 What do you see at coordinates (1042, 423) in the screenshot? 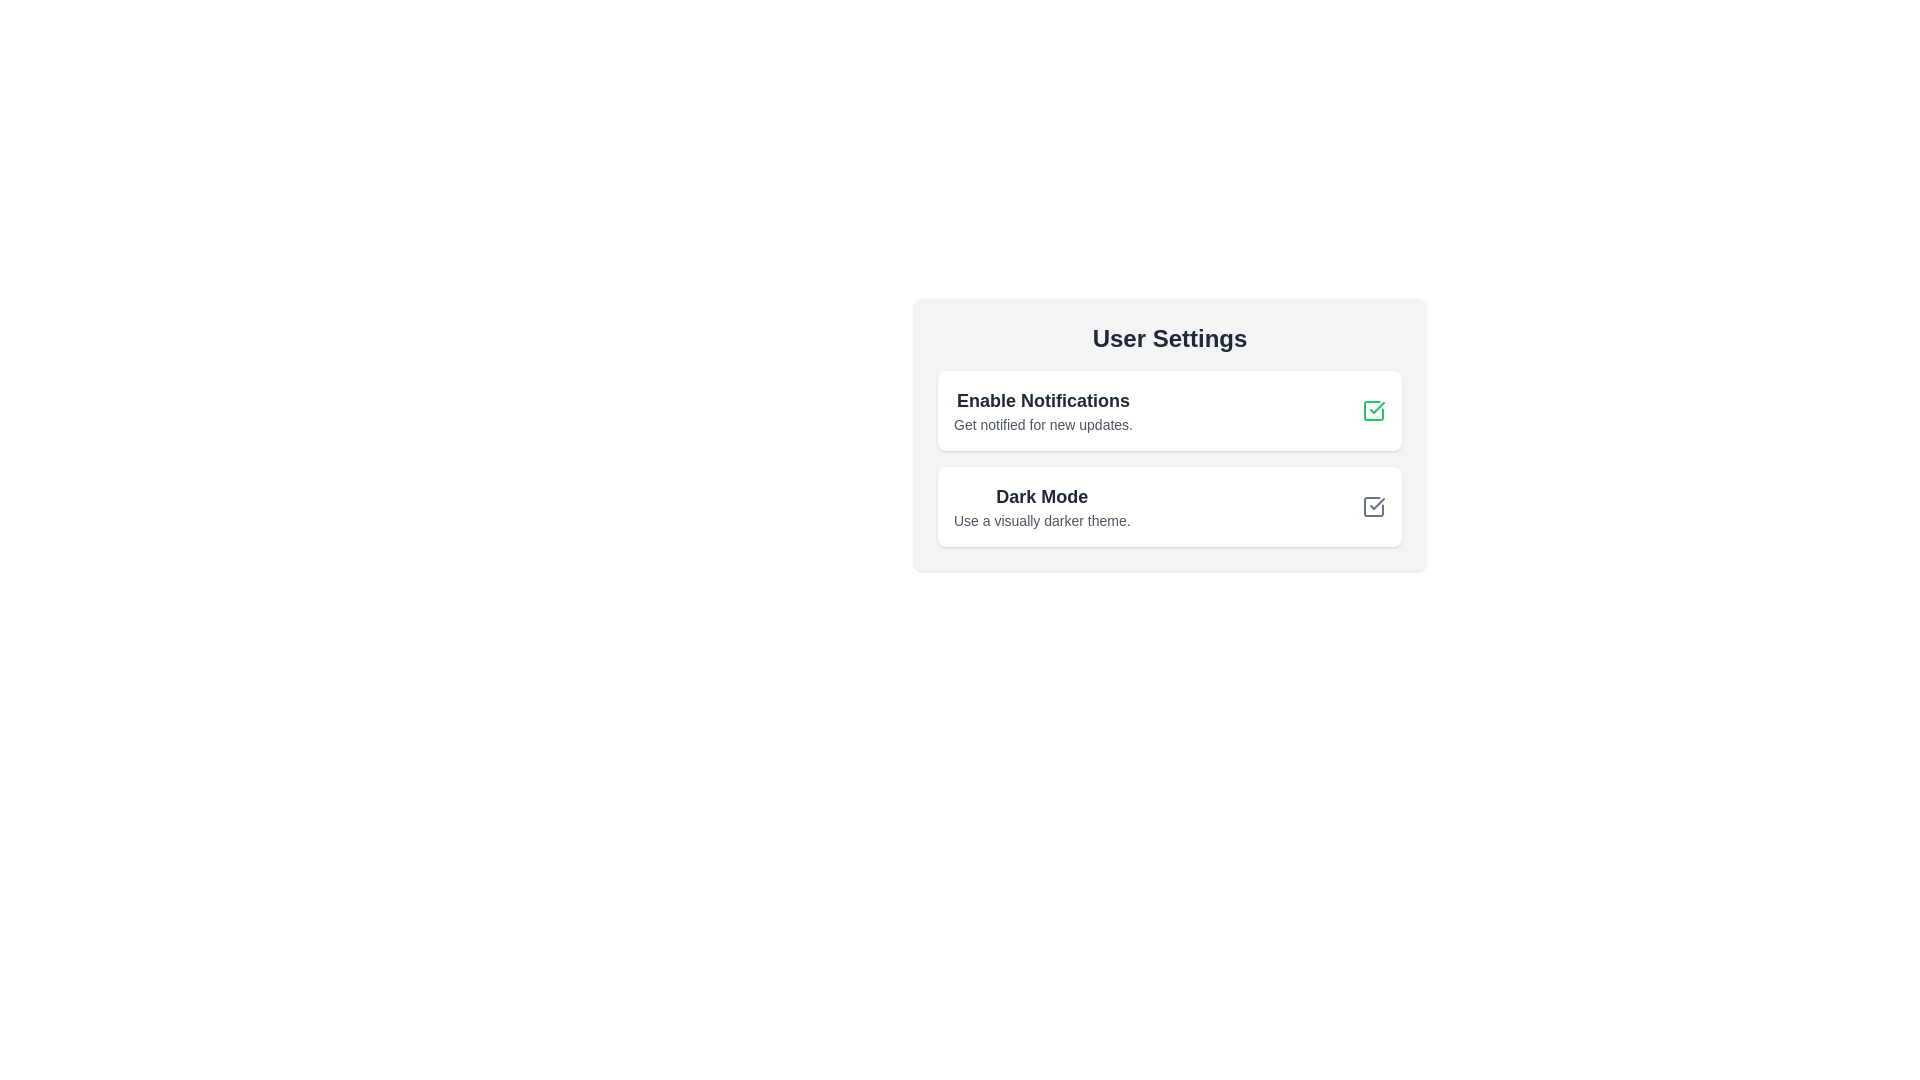
I see `the descriptive text for the 'Enable Notifications' setting` at bounding box center [1042, 423].